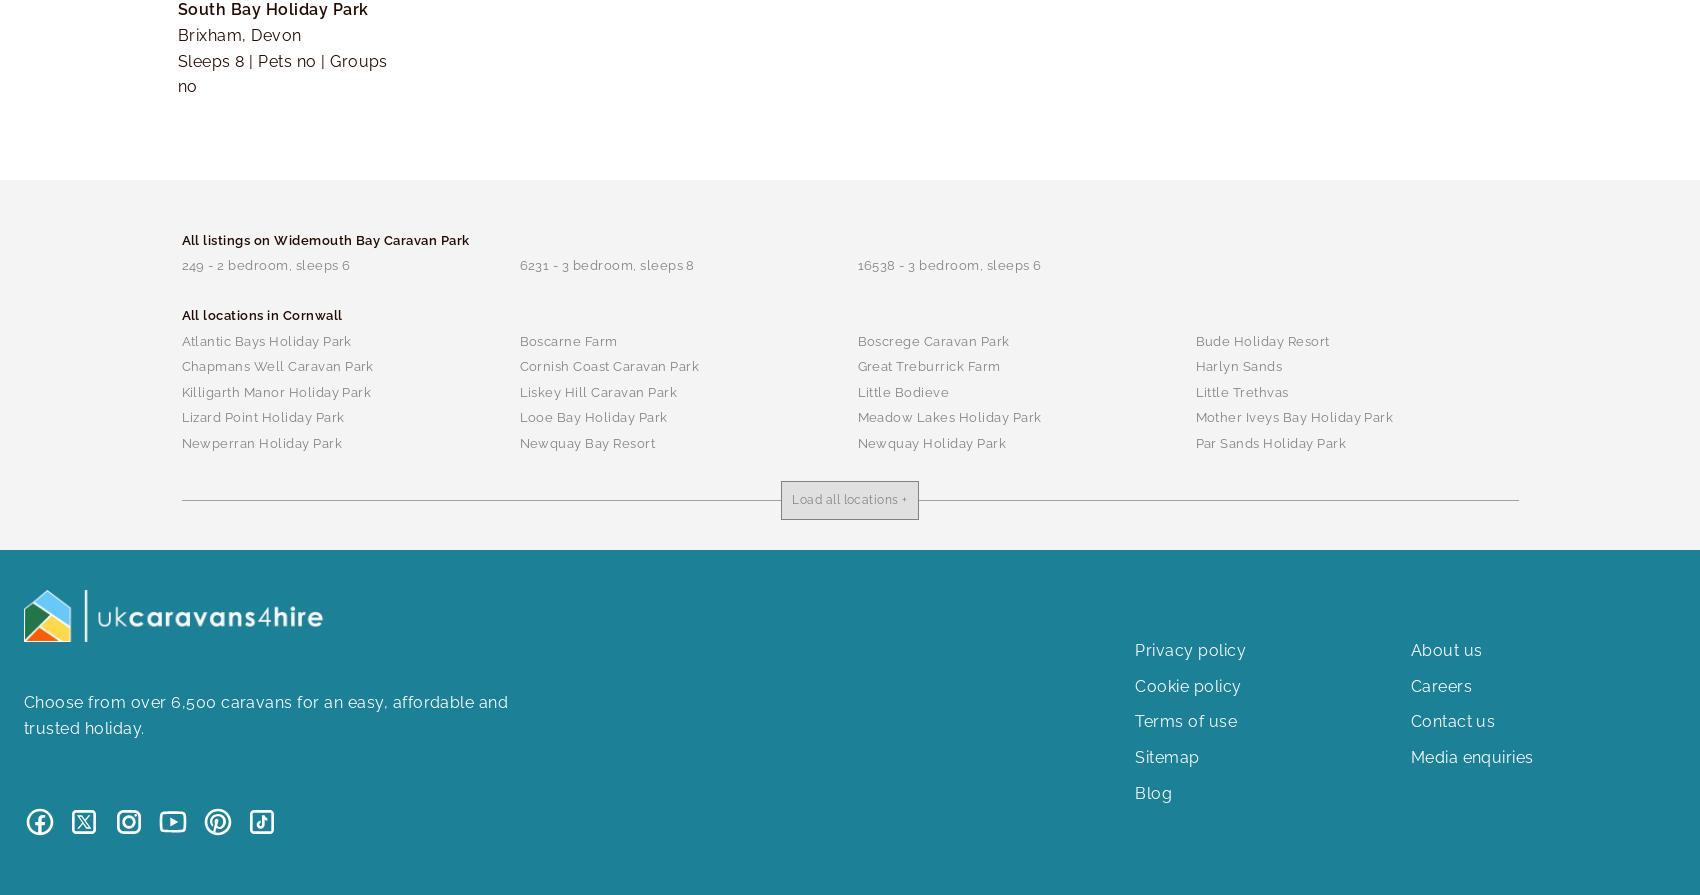  I want to click on 'Cookie policy', so click(1134, 684).